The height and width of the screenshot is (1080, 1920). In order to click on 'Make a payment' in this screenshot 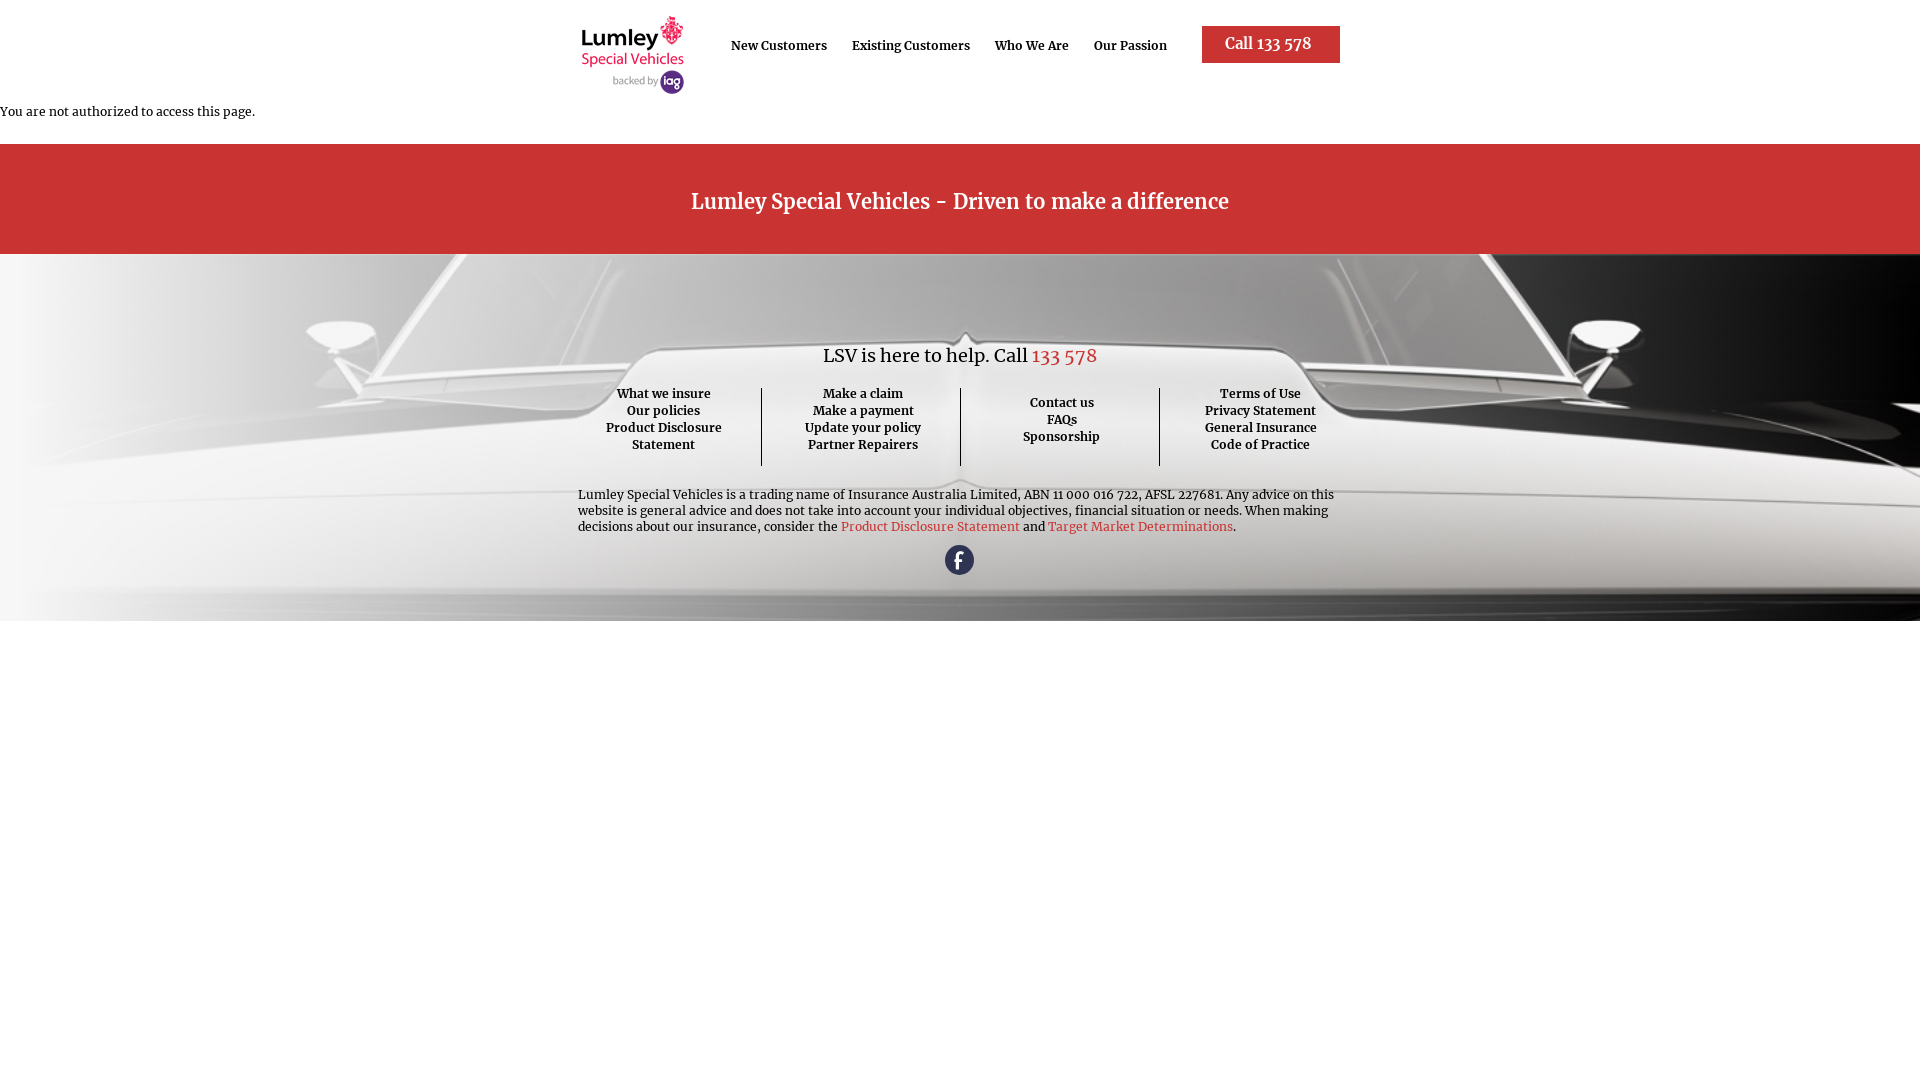, I will do `click(805, 409)`.